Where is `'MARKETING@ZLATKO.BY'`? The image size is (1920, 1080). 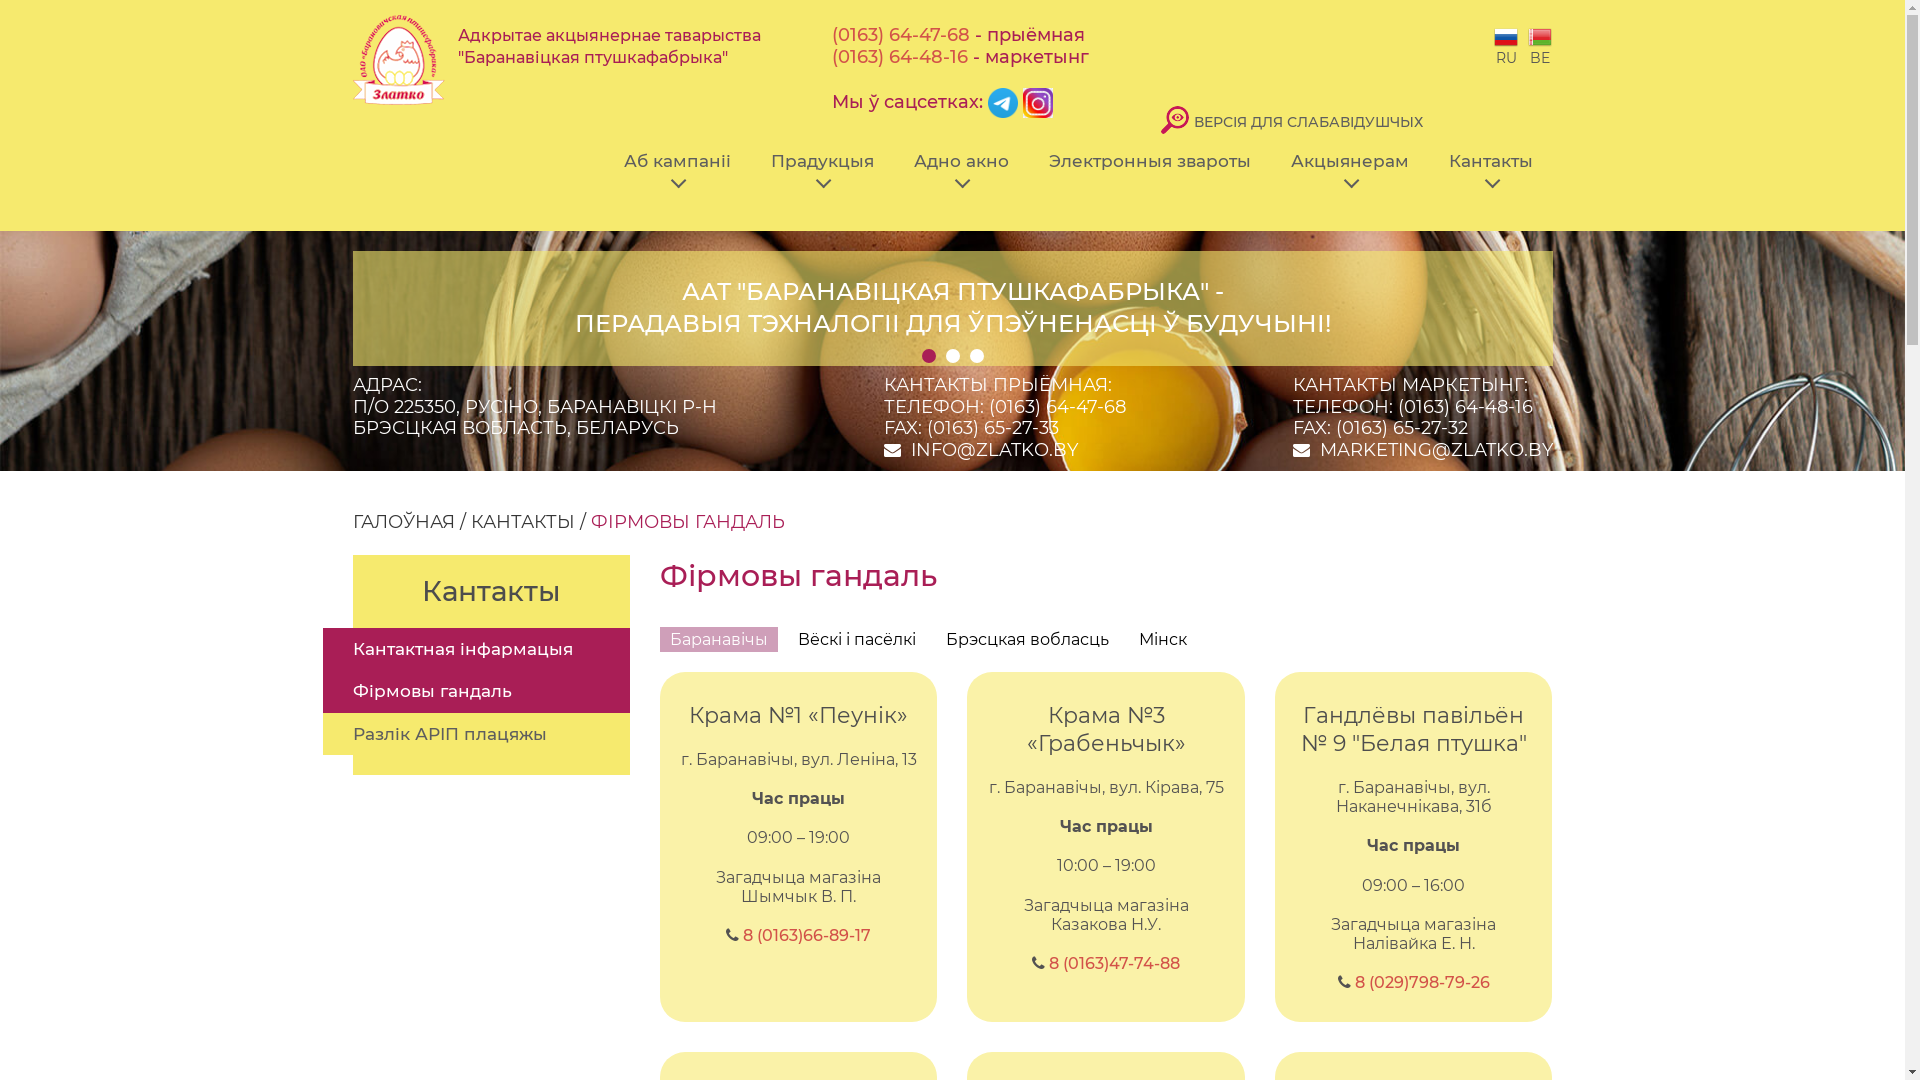
'MARKETING@ZLATKO.BY' is located at coordinates (1320, 450).